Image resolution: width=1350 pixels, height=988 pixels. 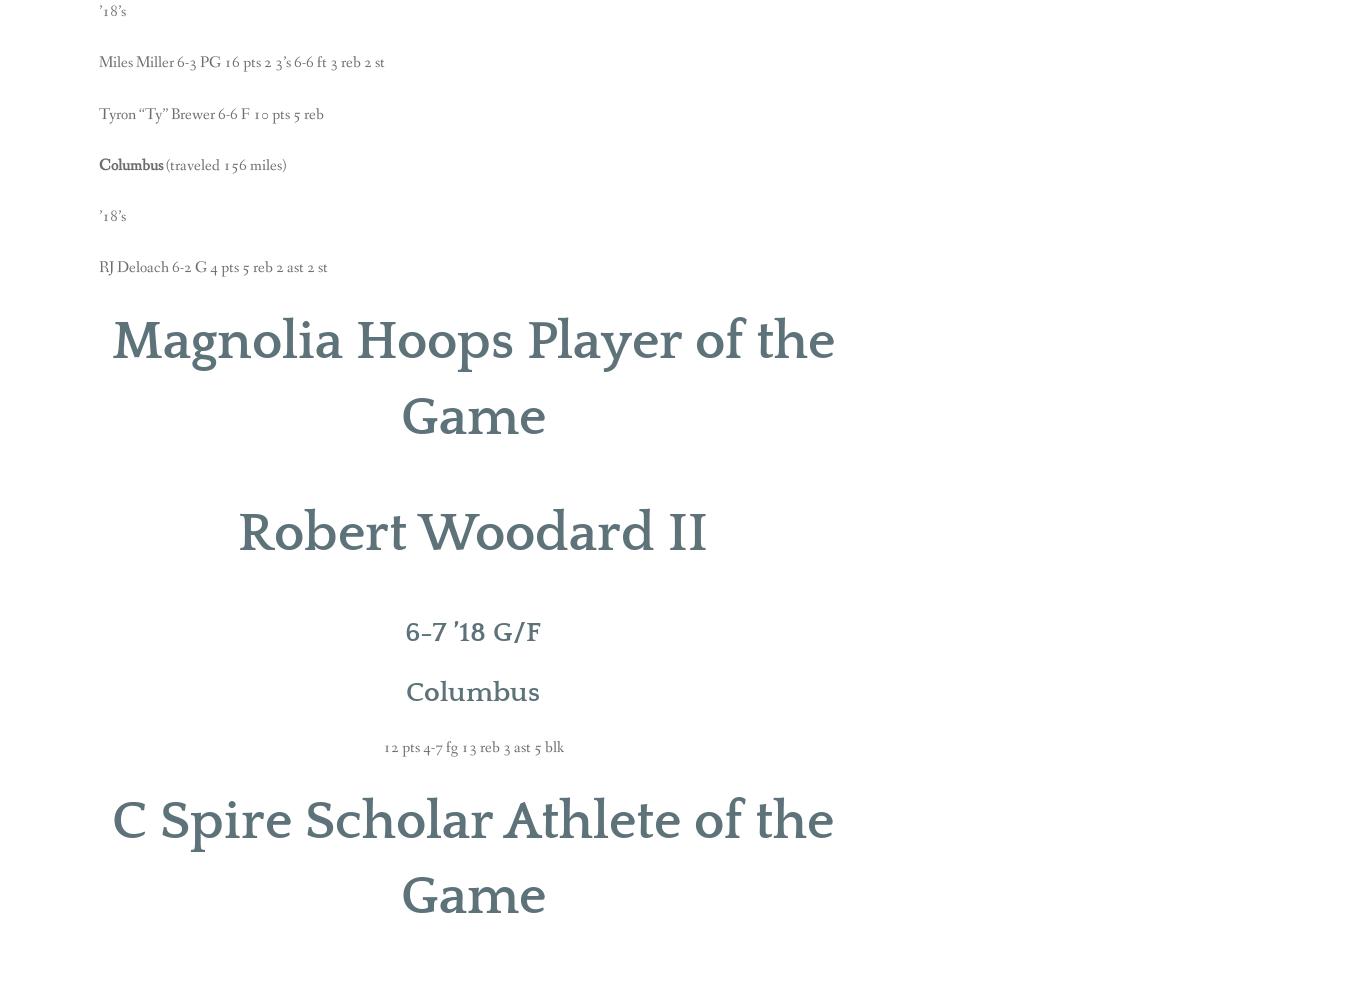 I want to click on 'C Spire Scholar Athlete of the Game', so click(x=472, y=858).